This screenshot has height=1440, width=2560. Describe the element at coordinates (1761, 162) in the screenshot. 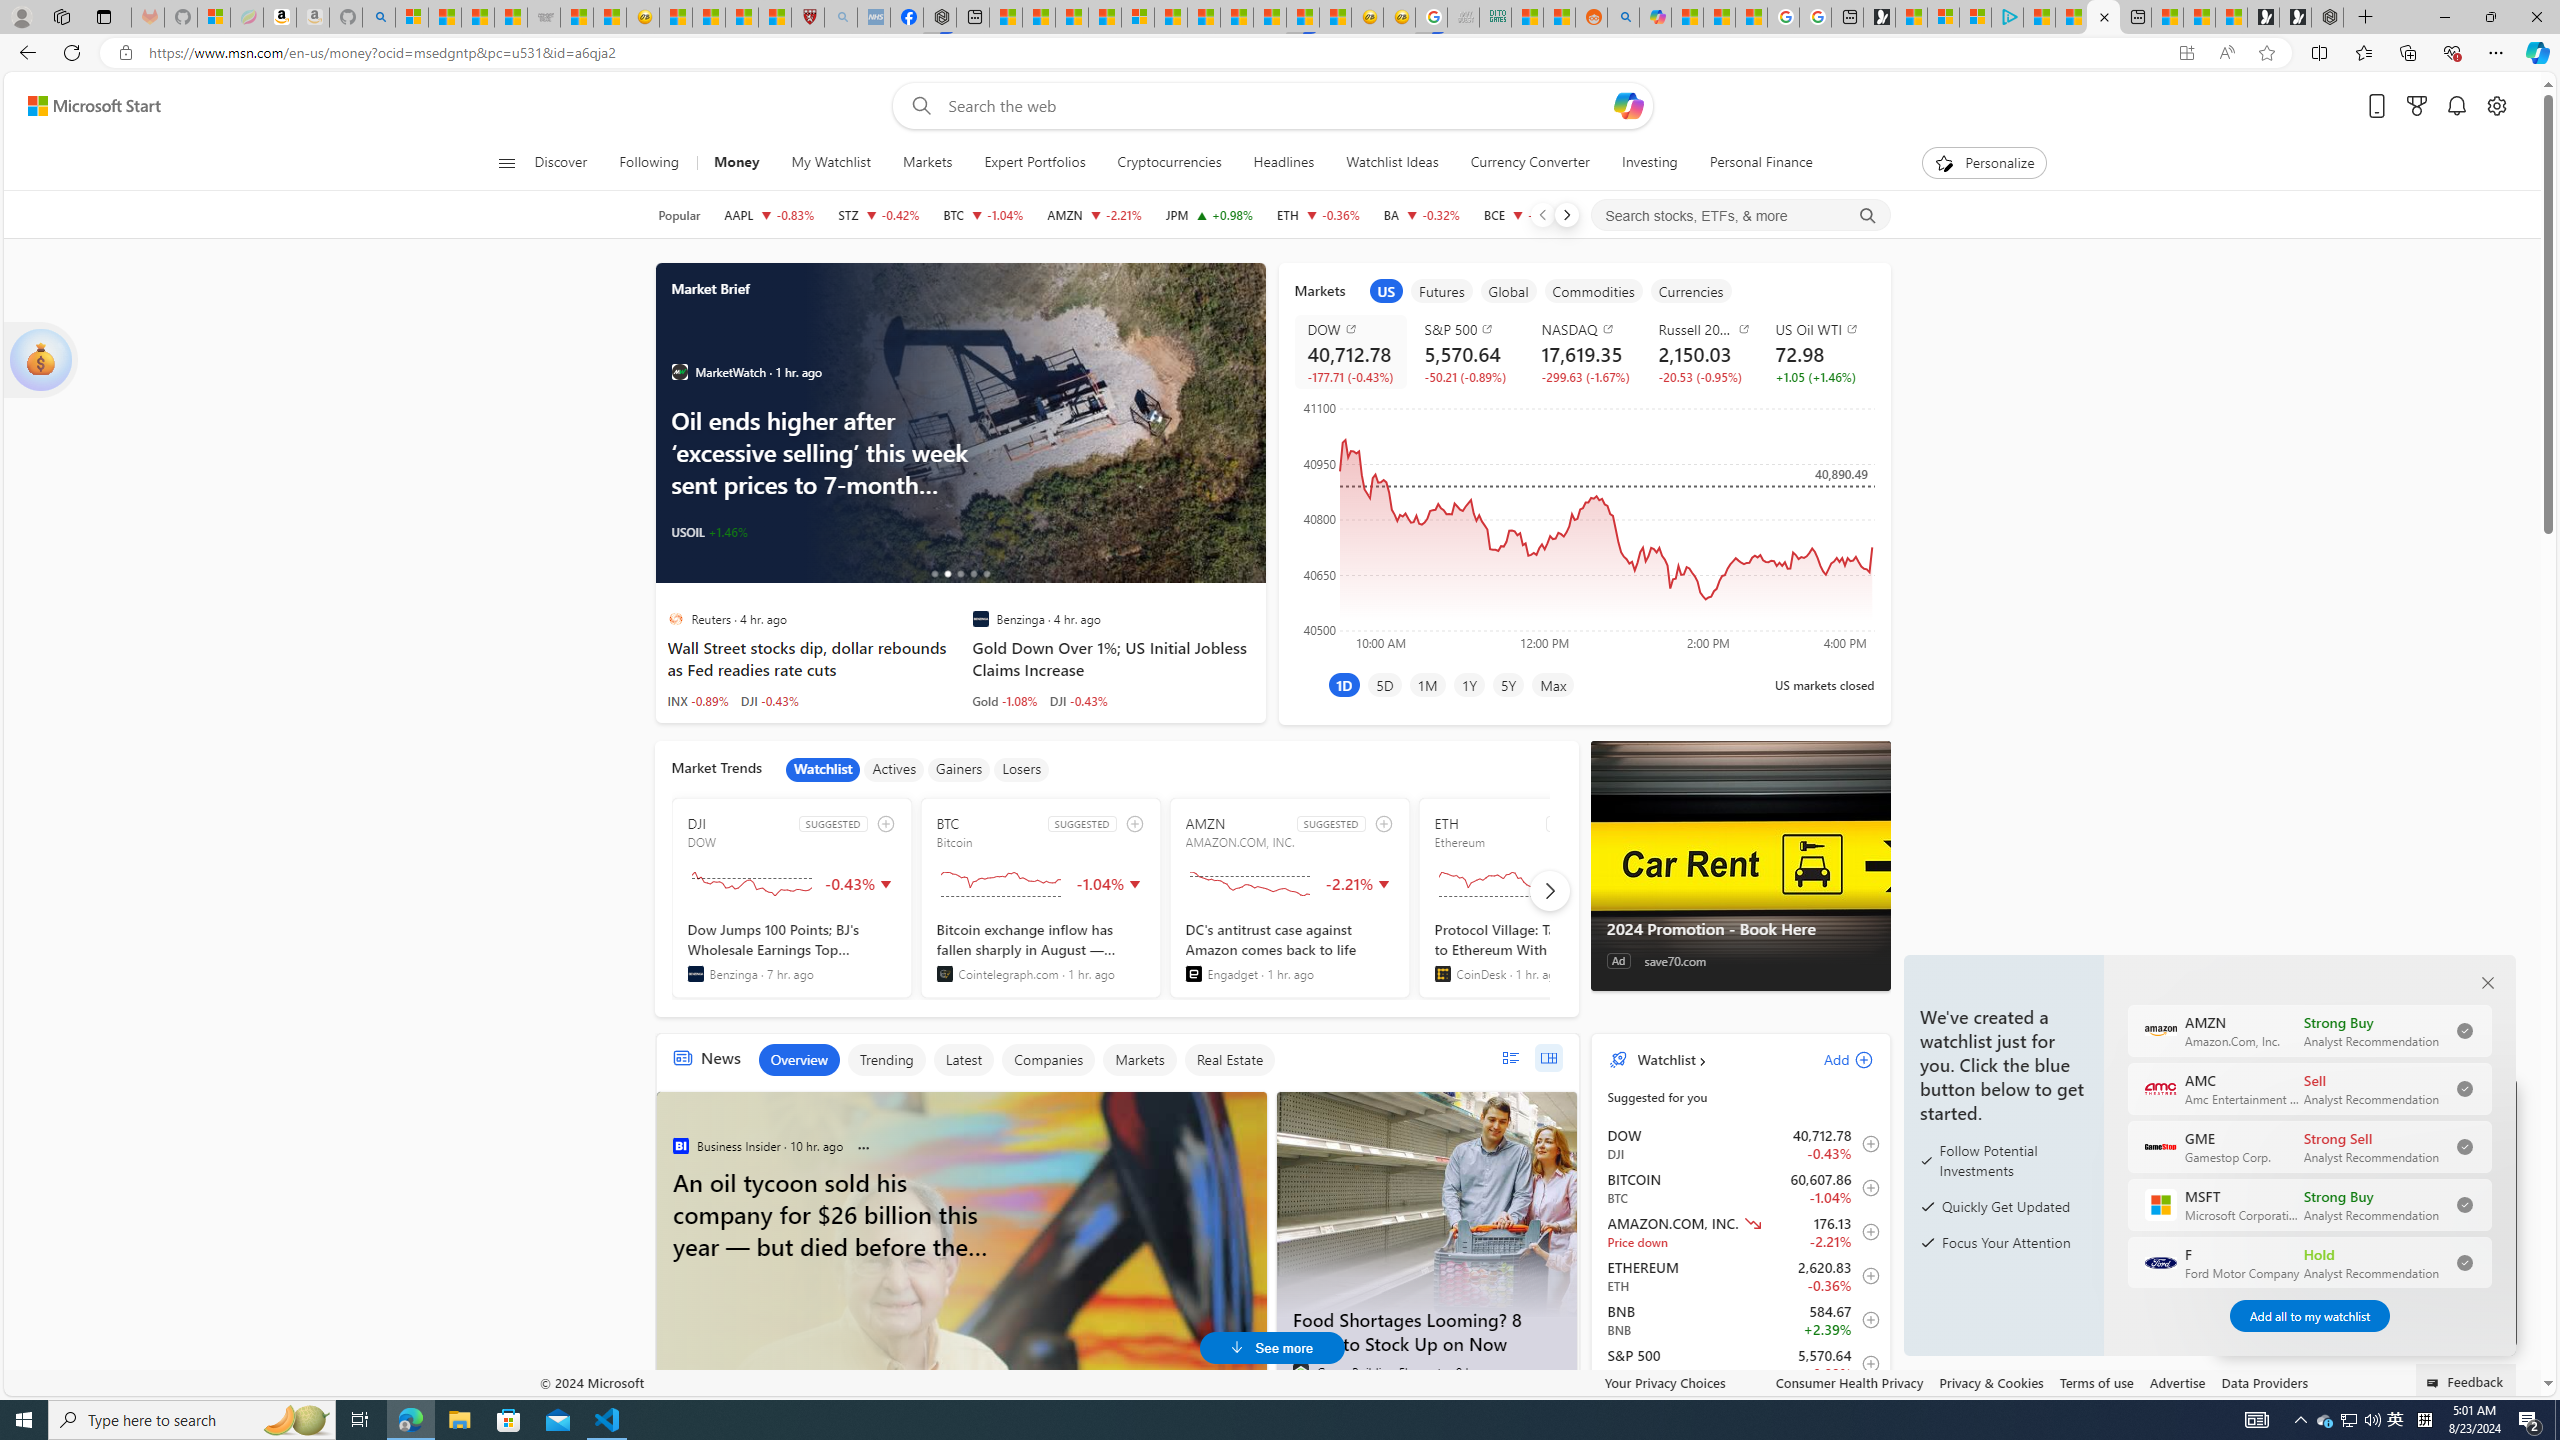

I see `'Personal Finance'` at that location.